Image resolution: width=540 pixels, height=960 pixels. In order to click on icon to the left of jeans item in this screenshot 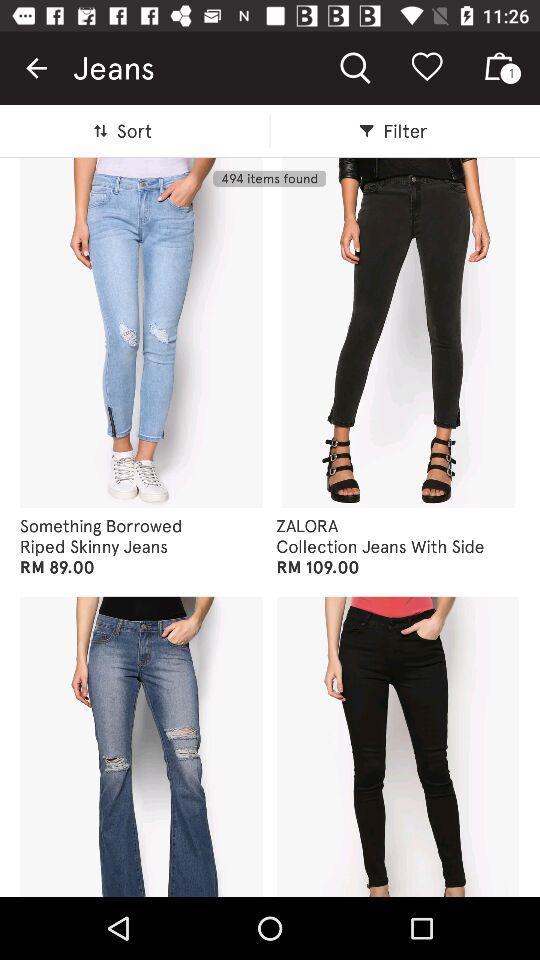, I will do `click(36, 68)`.